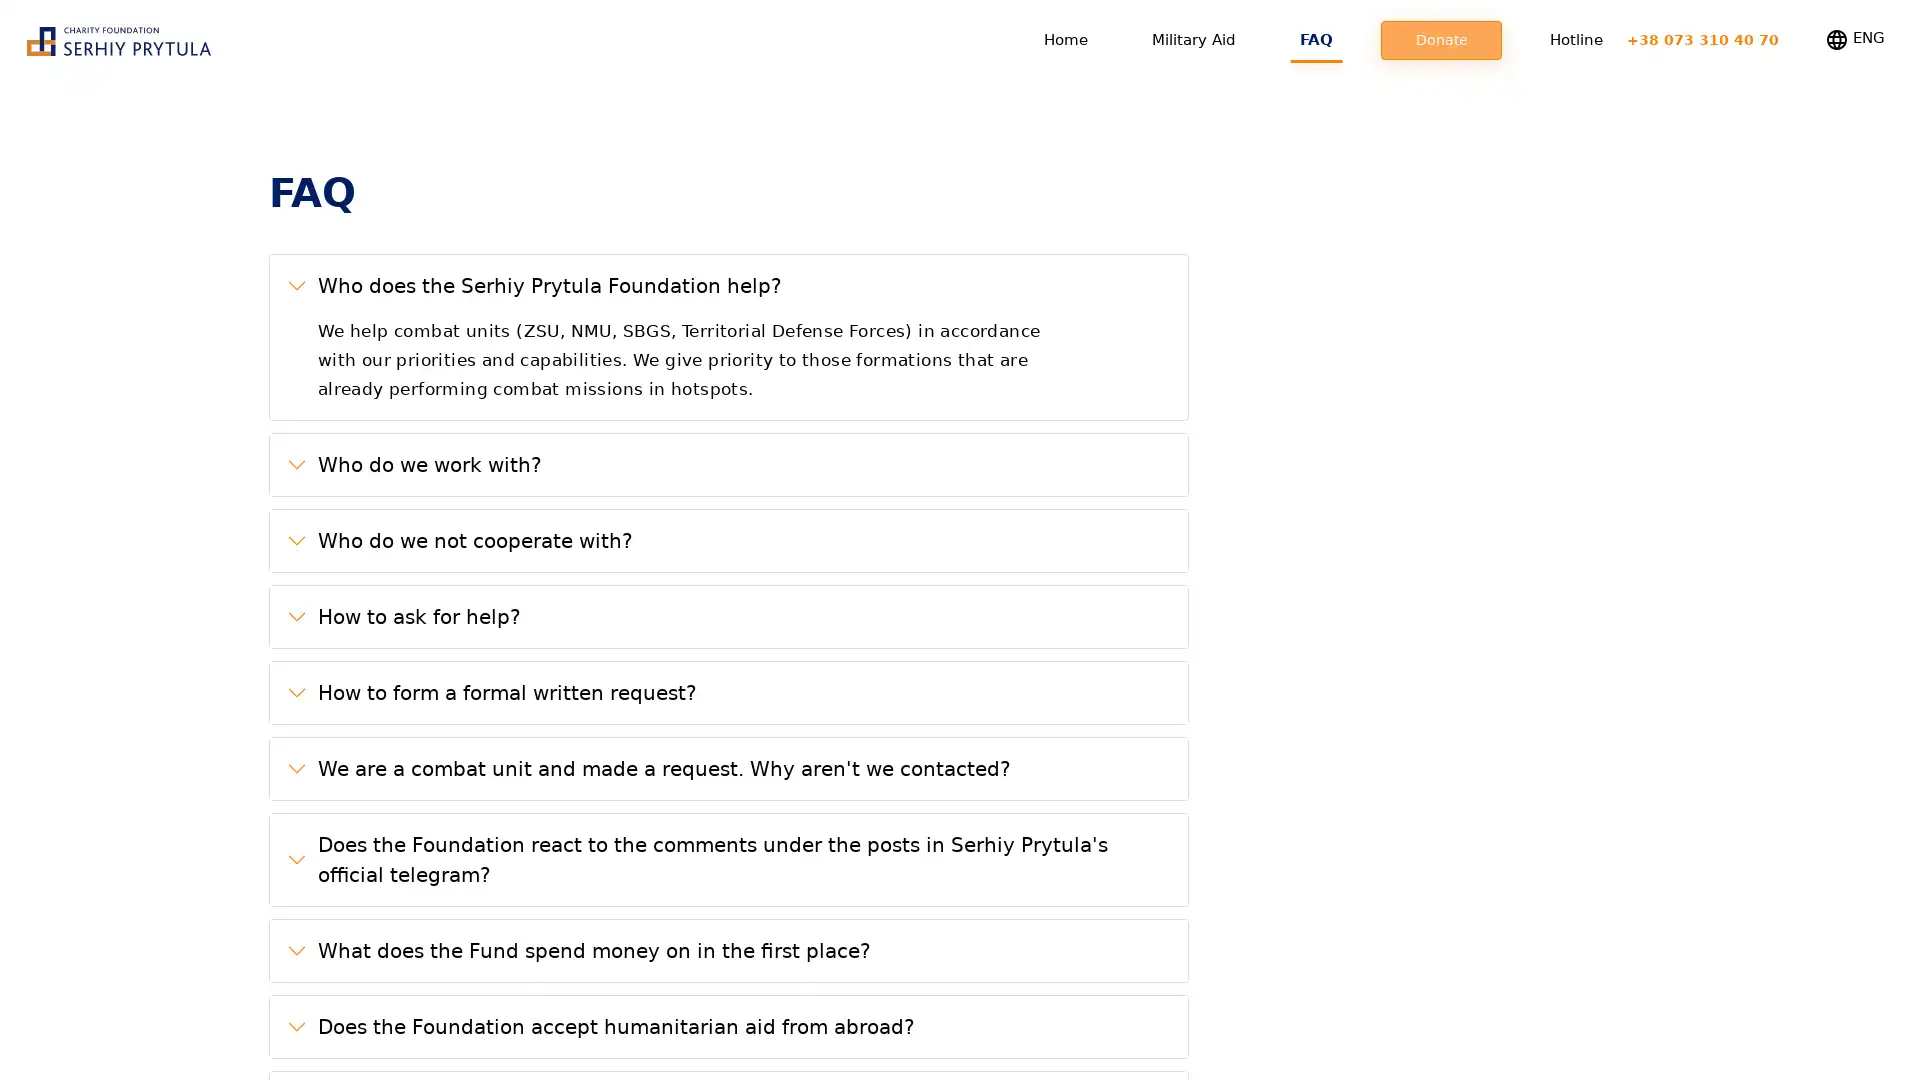  What do you see at coordinates (727, 540) in the screenshot?
I see `Who do we not cooperate with?` at bounding box center [727, 540].